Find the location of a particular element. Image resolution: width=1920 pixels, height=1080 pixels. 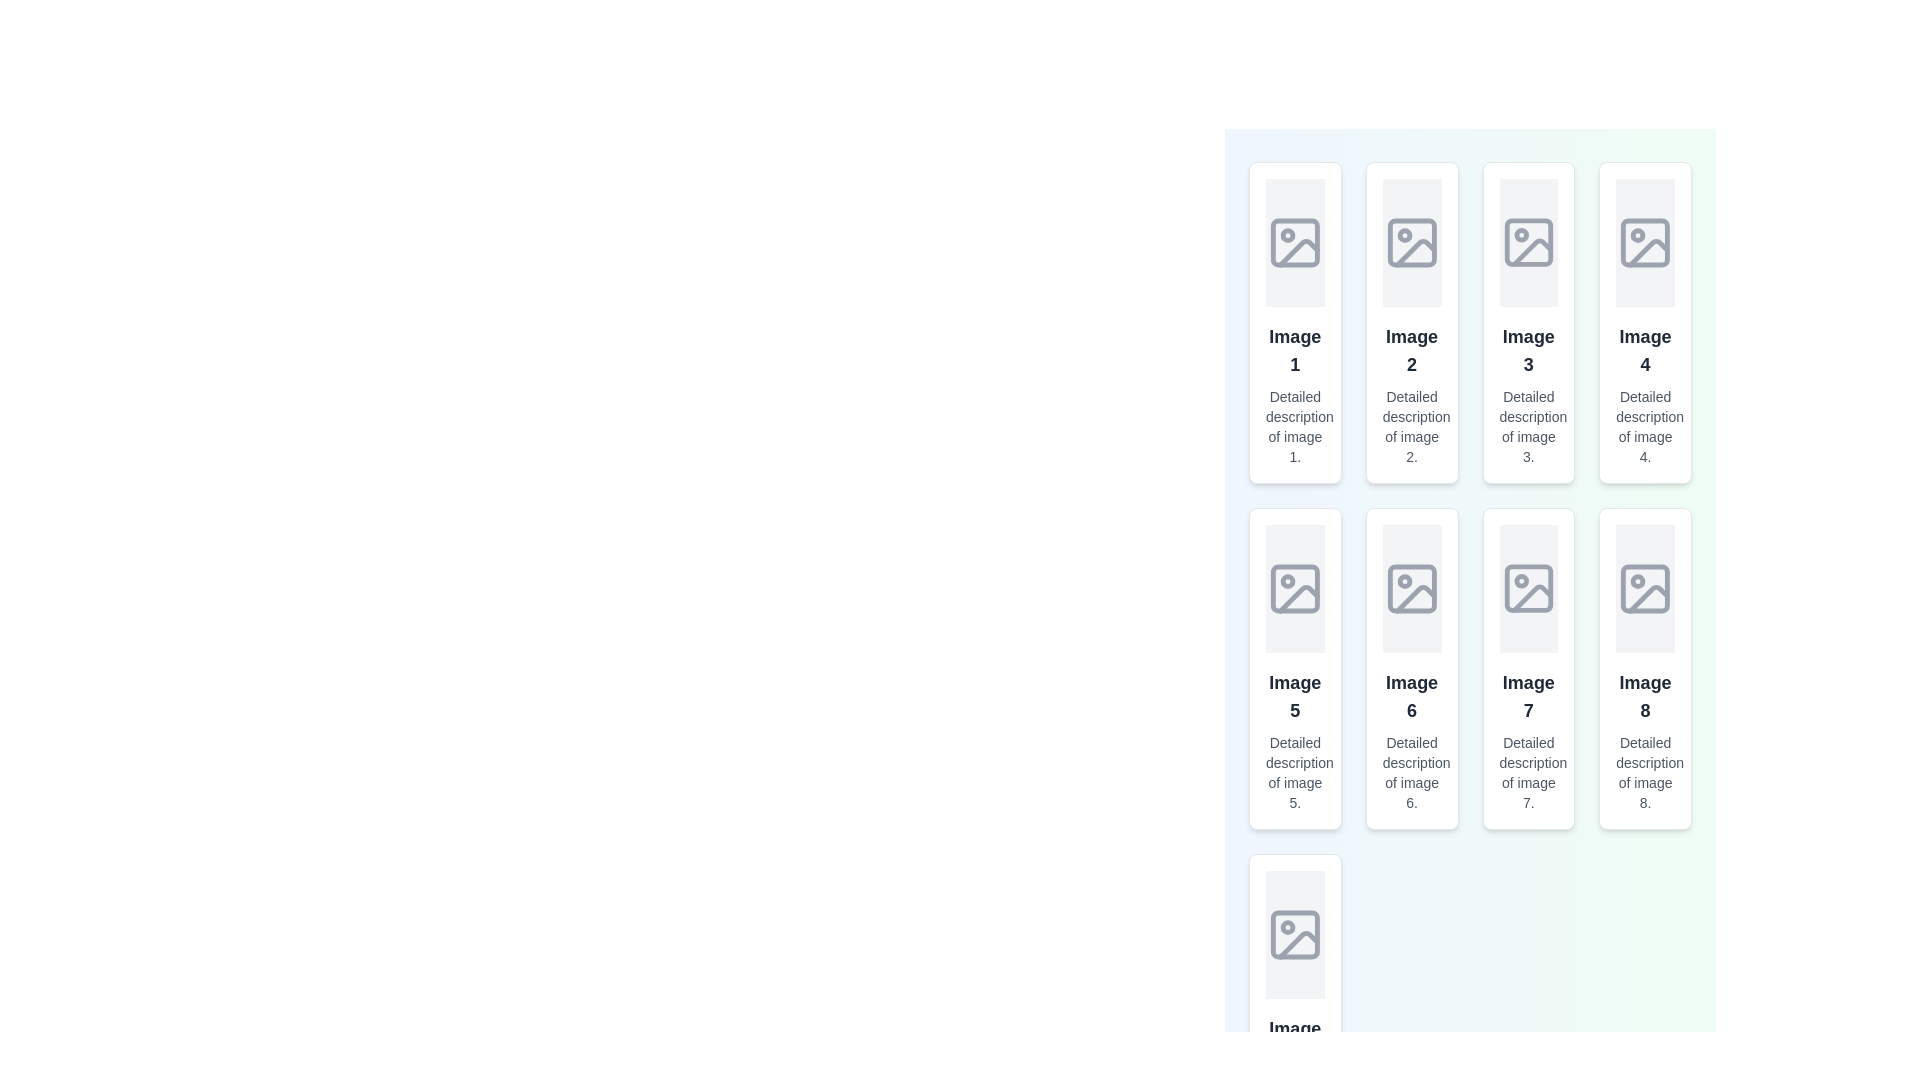

the Content Card featuring an image icon, titled 'Image 1', with a description underneath it in the top-left corner of the grid layout is located at coordinates (1295, 322).